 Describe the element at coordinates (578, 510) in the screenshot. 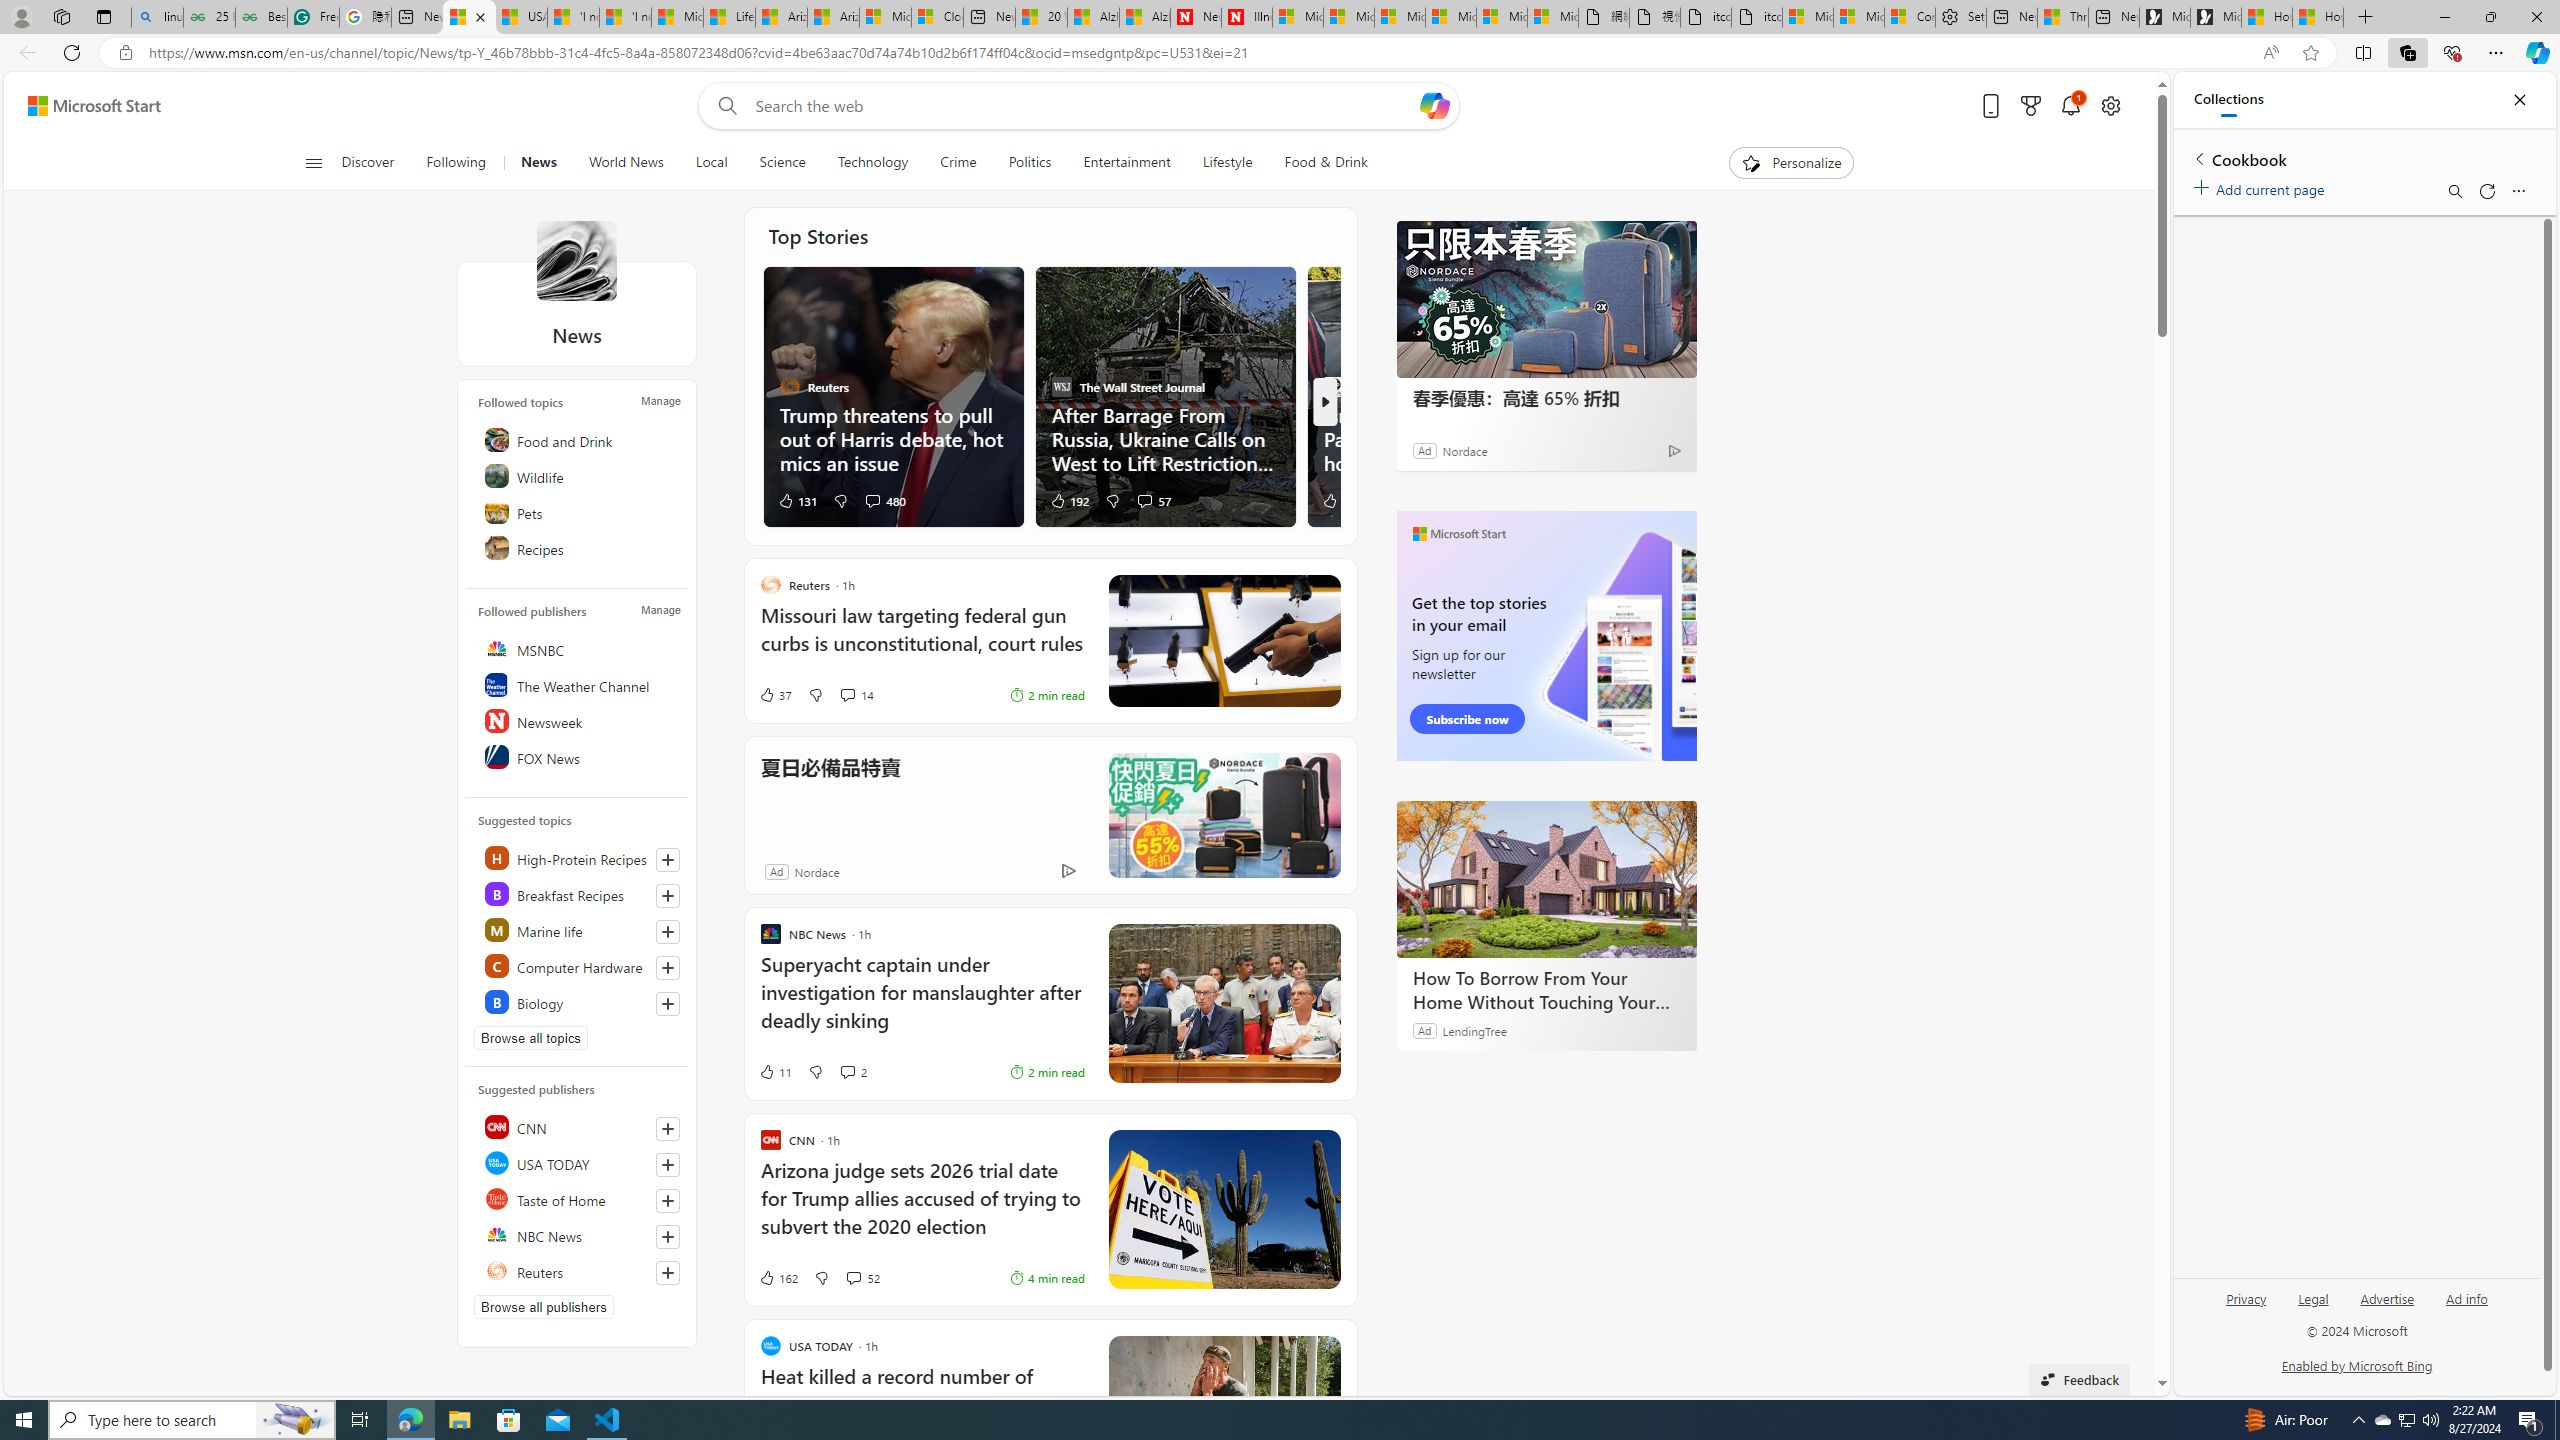

I see `'Pets'` at that location.